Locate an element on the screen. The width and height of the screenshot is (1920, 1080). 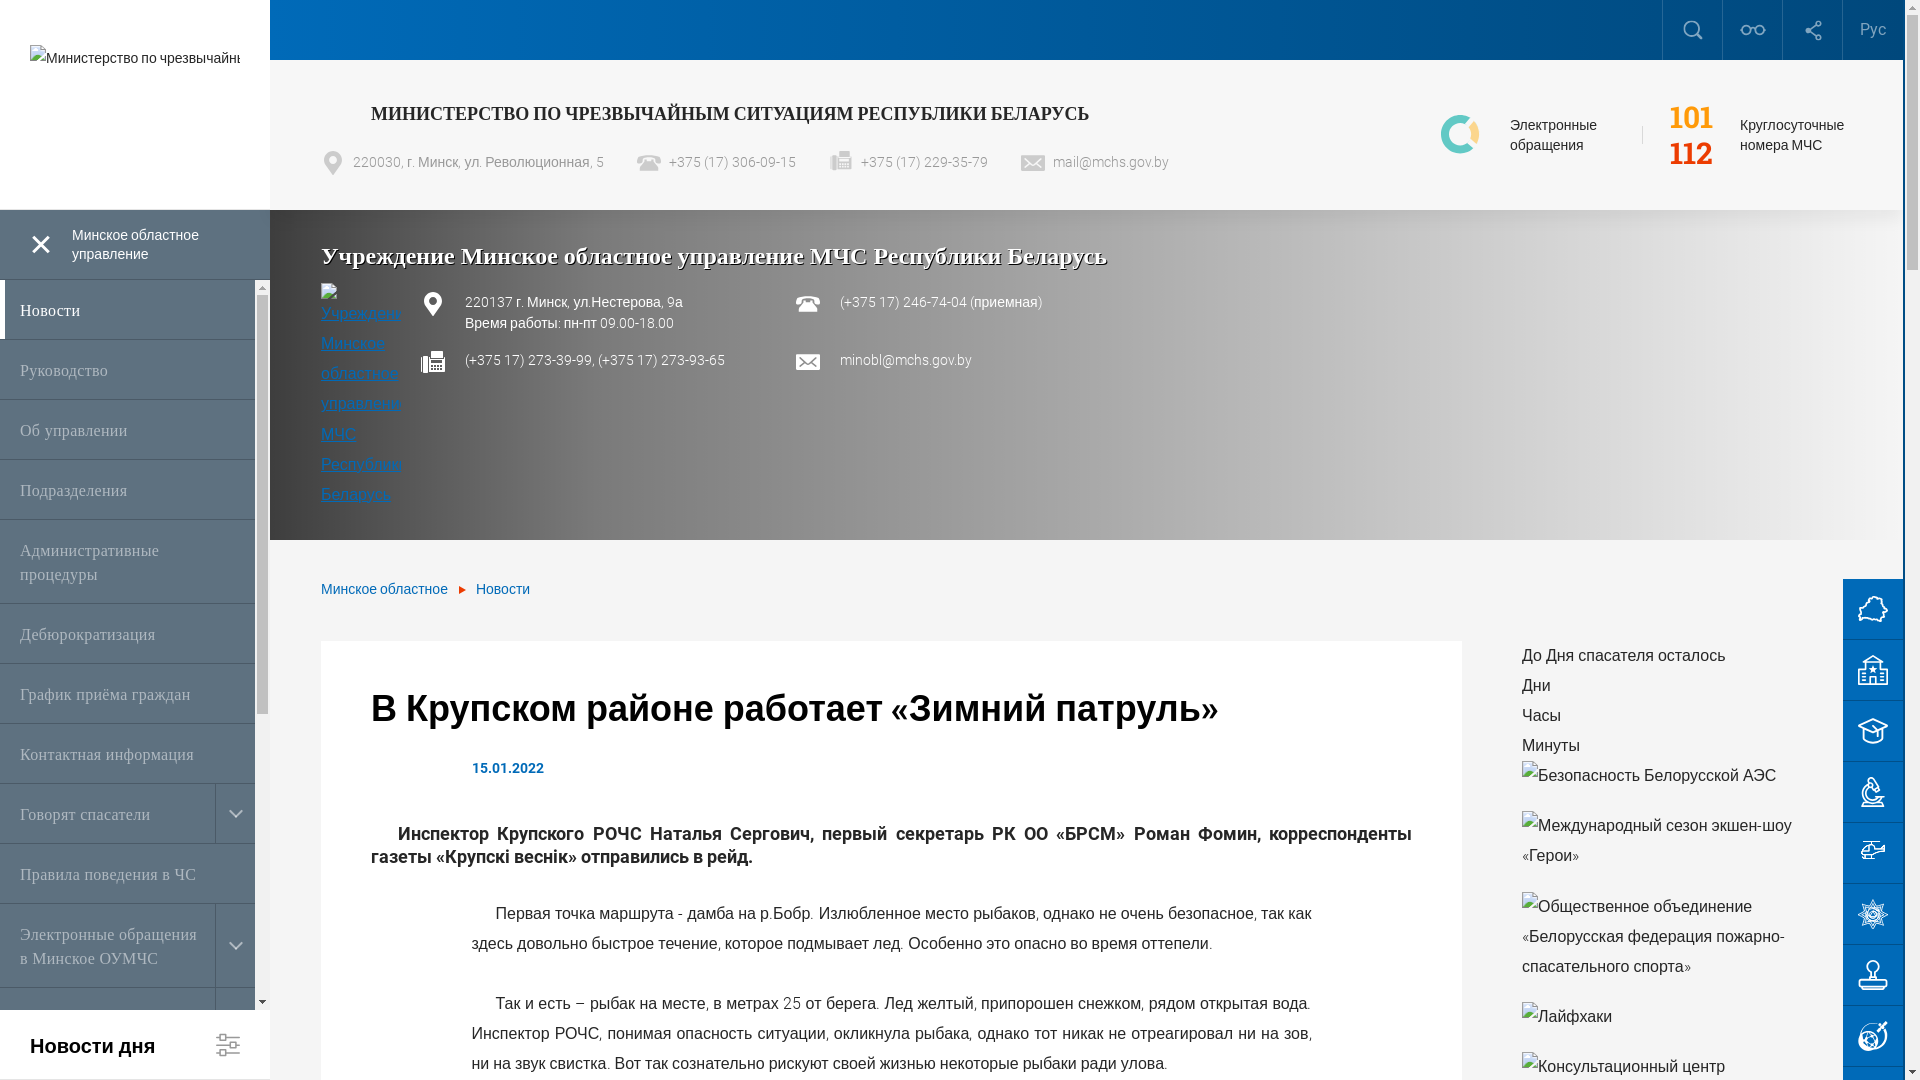
'mail@mchs.gov.by' is located at coordinates (1093, 161).